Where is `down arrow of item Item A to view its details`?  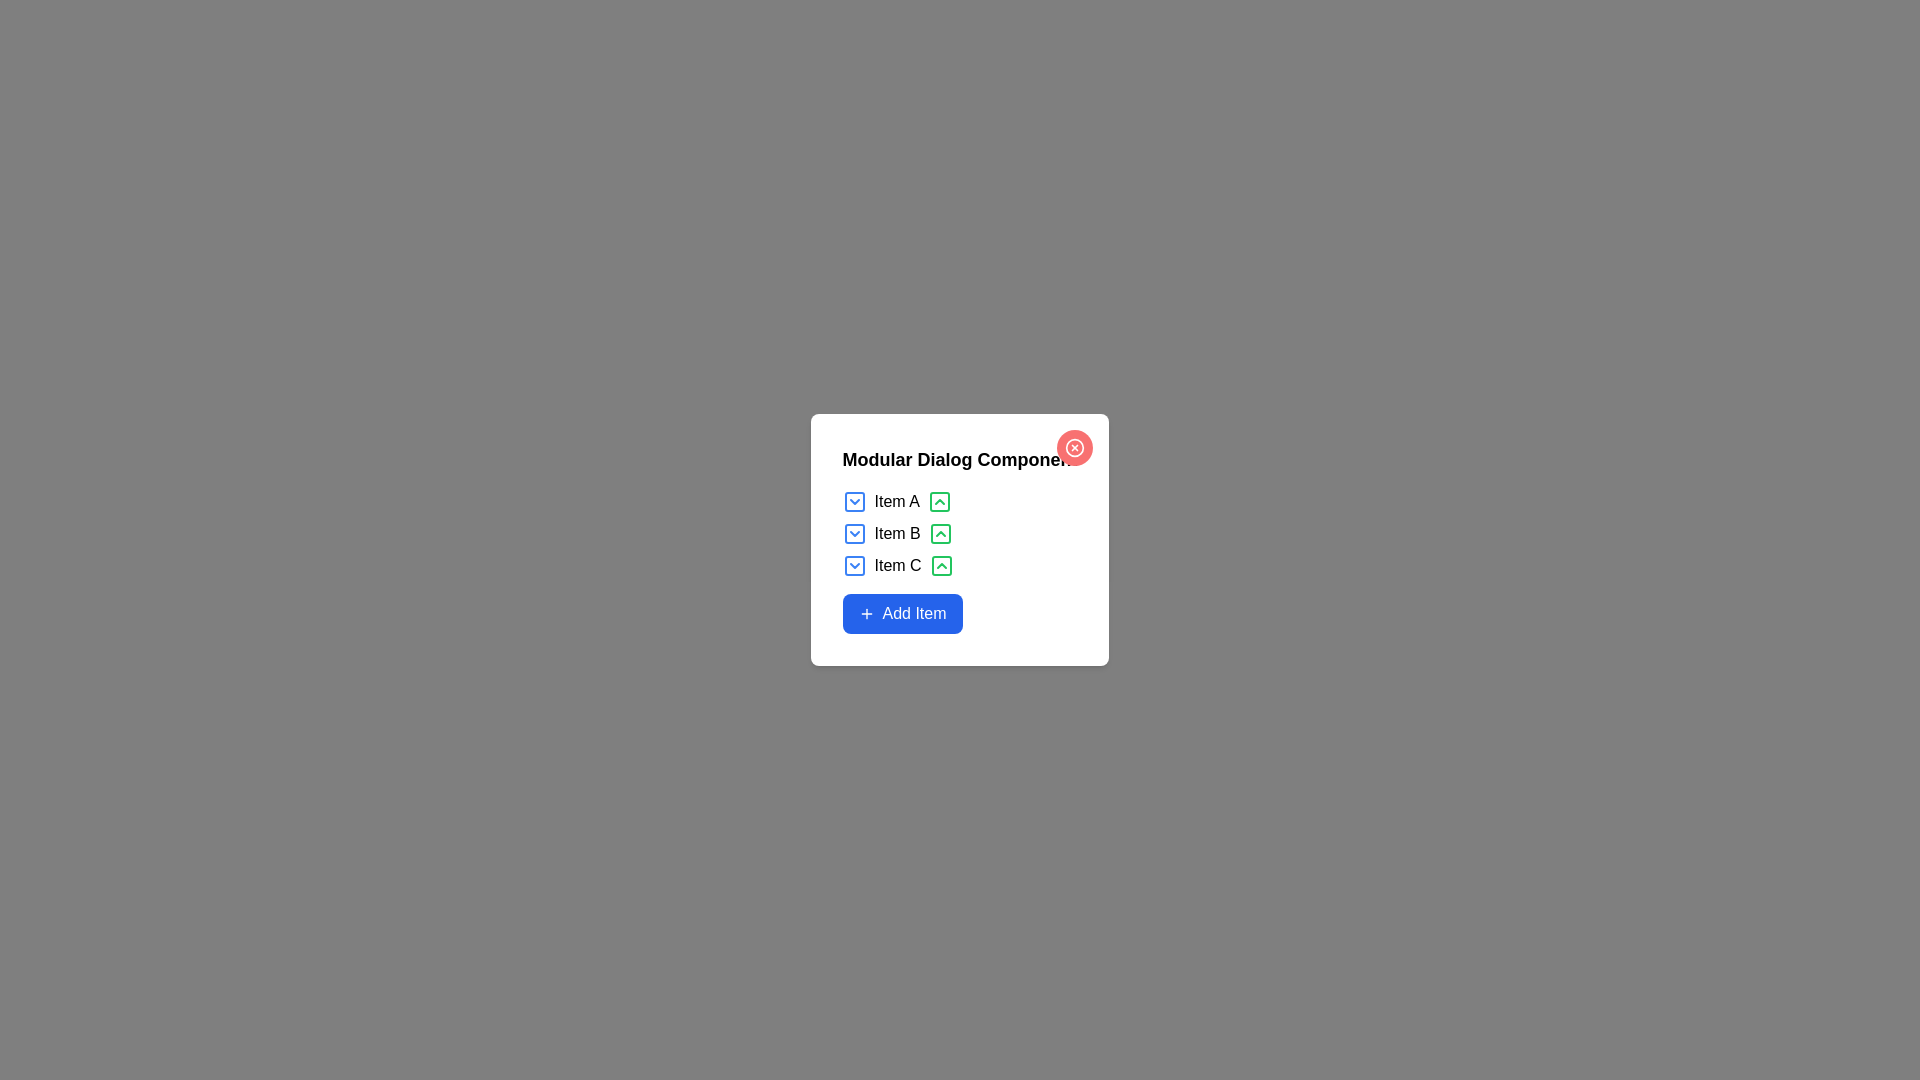 down arrow of item Item A to view its details is located at coordinates (854, 500).